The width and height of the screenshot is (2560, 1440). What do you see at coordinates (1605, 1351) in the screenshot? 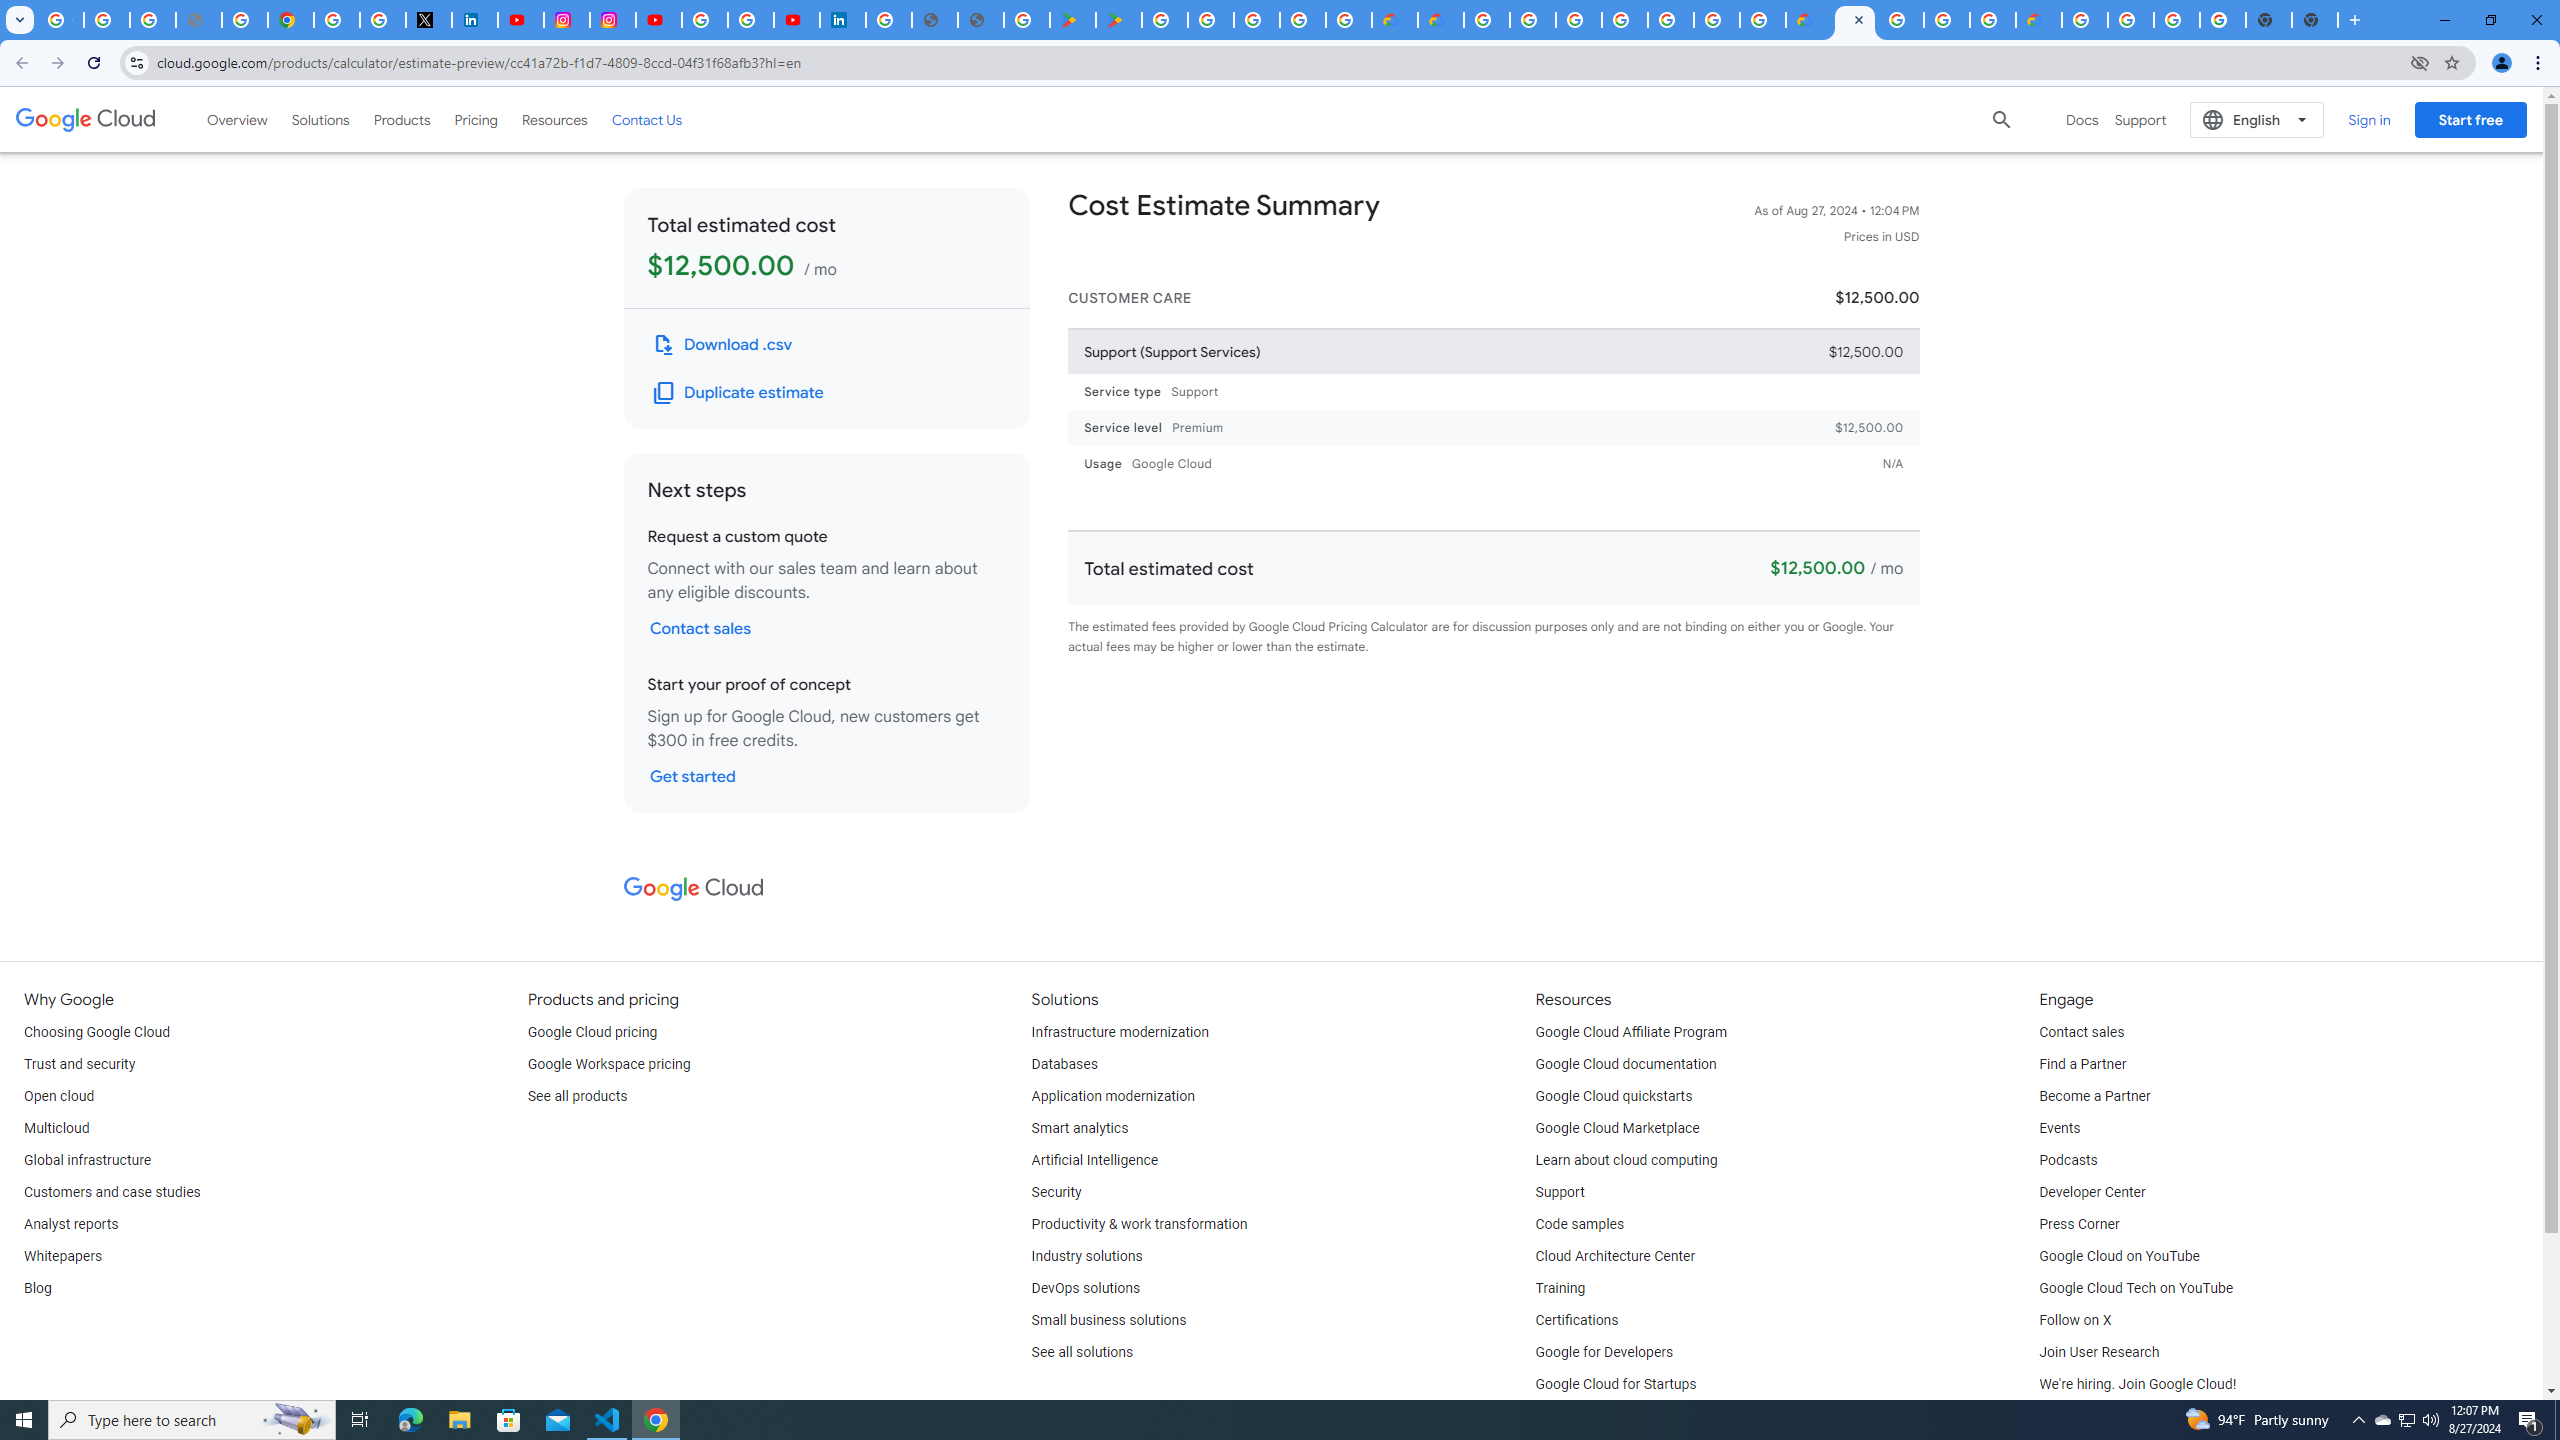
I see `'Google for Developers'` at bounding box center [1605, 1351].